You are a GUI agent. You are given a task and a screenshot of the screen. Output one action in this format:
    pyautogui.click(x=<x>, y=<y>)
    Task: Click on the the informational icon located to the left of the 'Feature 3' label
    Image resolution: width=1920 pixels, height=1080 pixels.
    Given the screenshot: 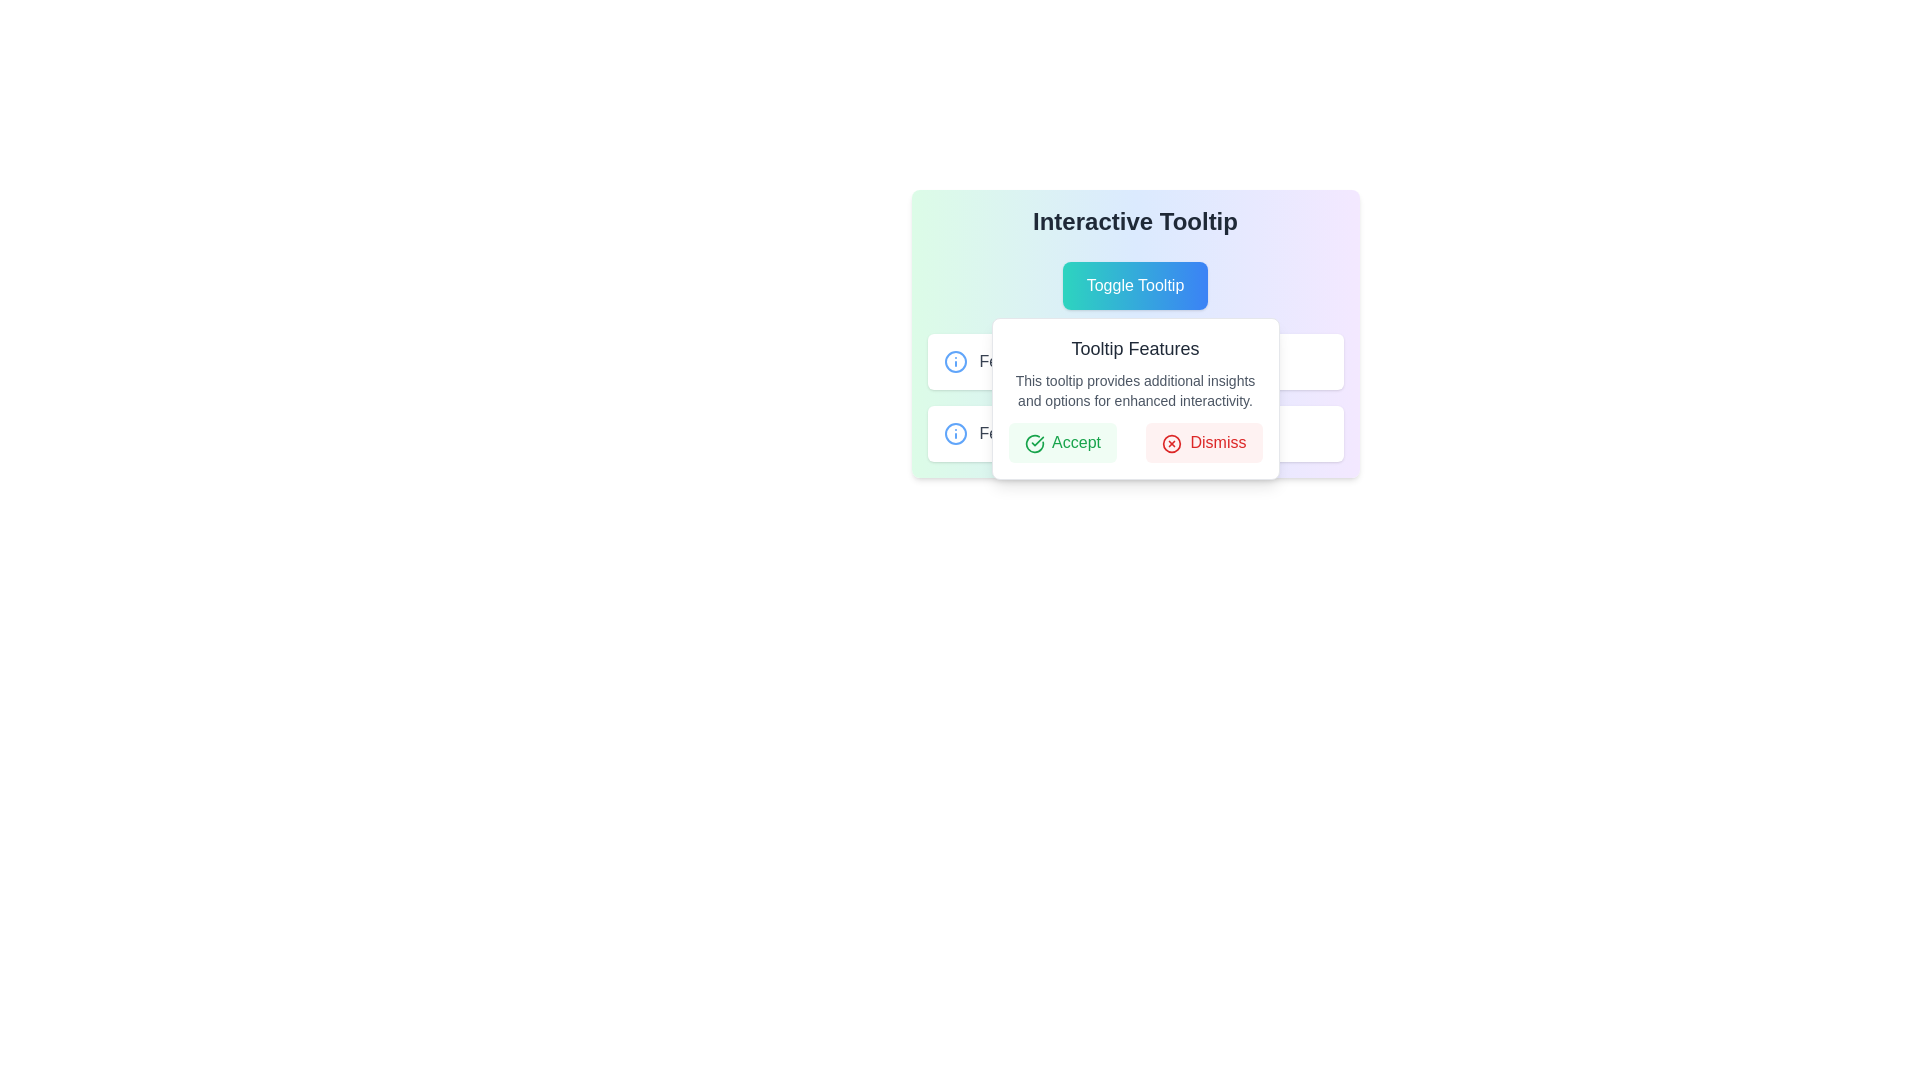 What is the action you would take?
    pyautogui.click(x=954, y=433)
    